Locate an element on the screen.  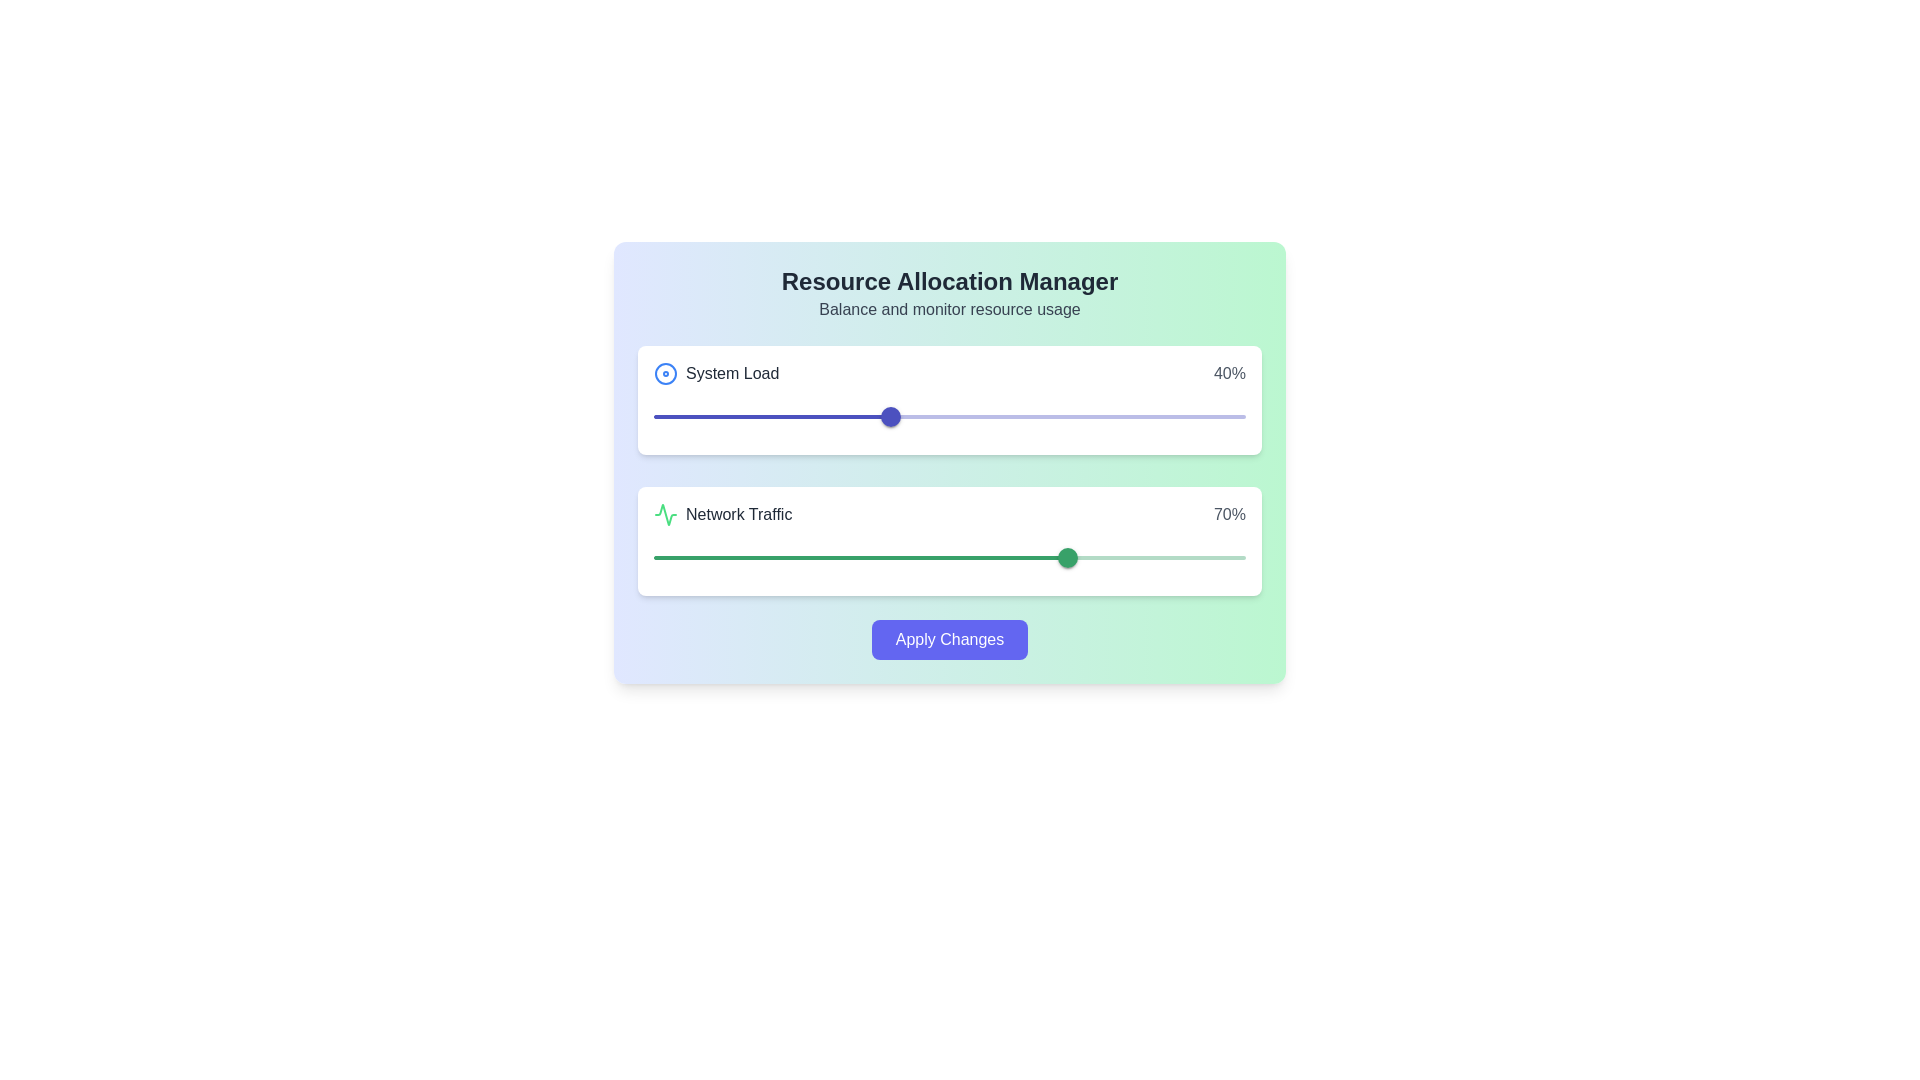
network traffic is located at coordinates (1169, 558).